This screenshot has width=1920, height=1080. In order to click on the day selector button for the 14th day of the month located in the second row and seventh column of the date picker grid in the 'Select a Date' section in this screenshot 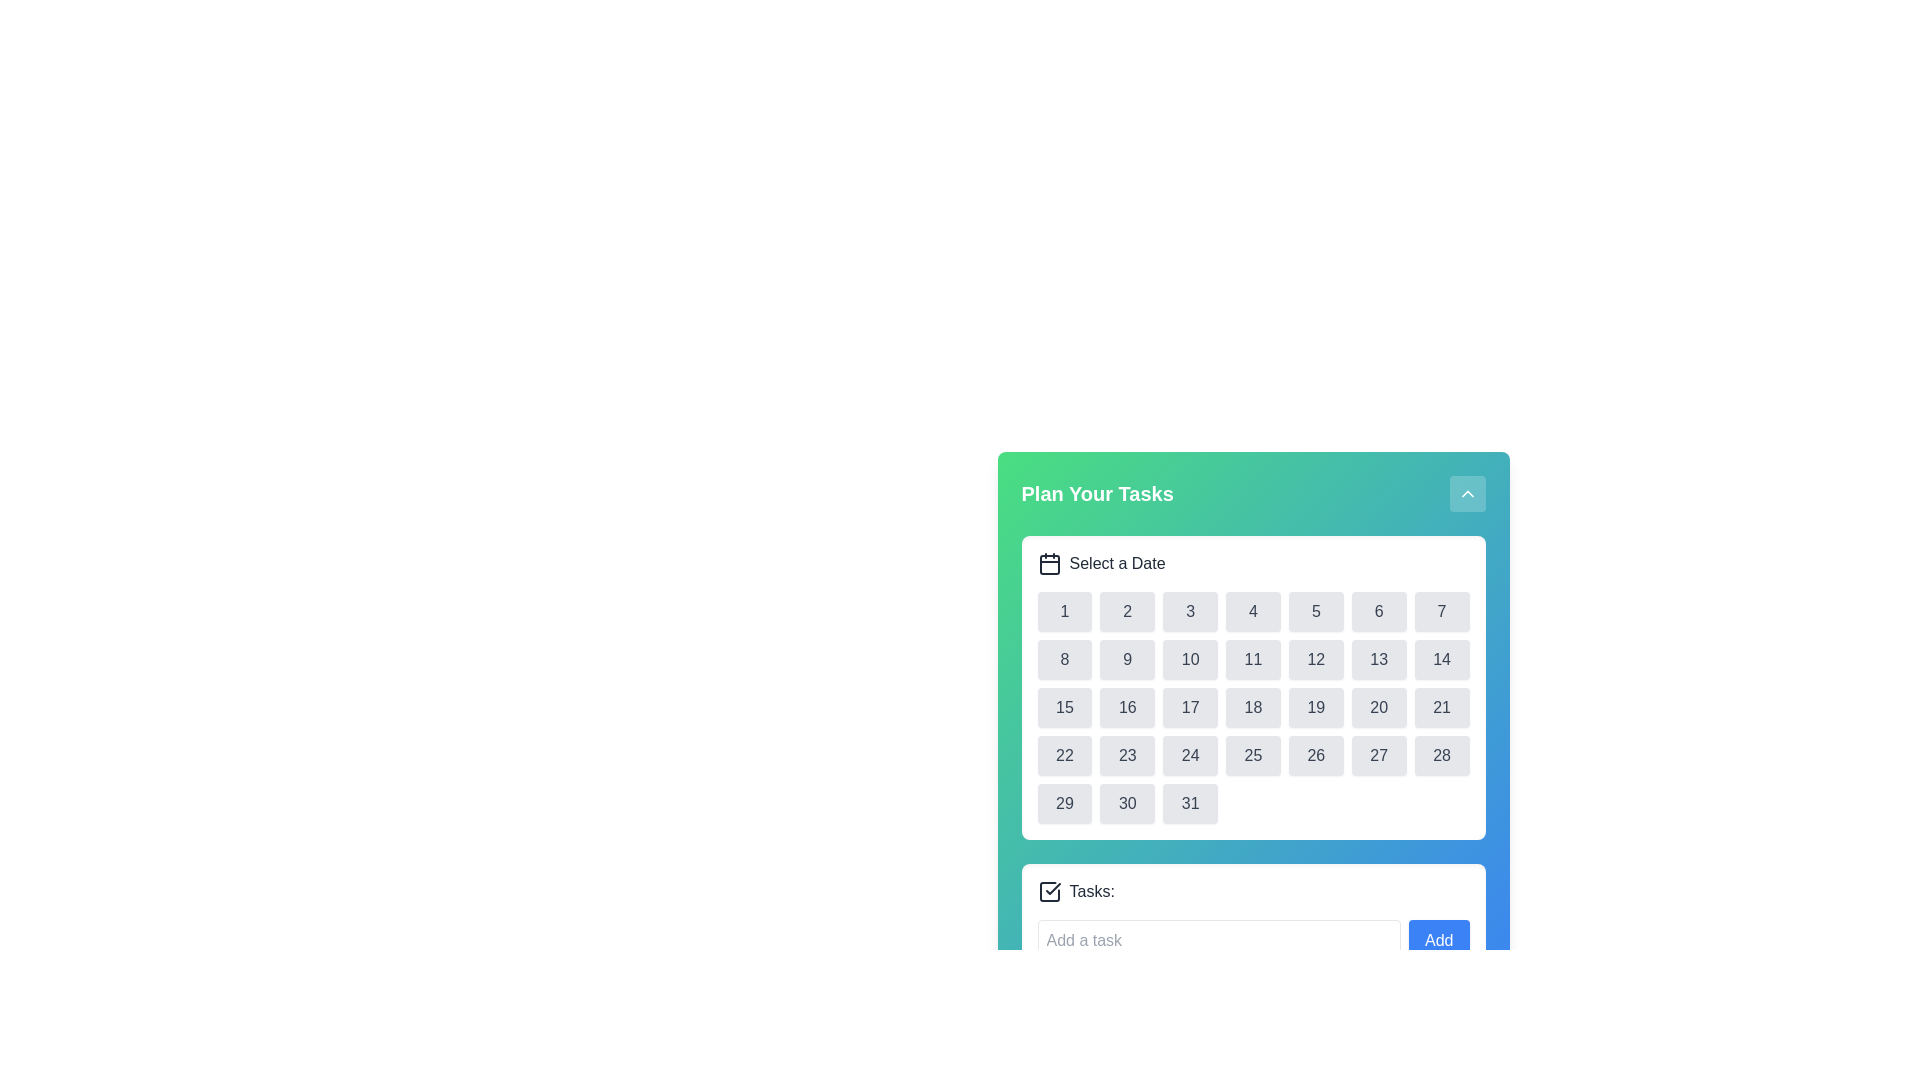, I will do `click(1442, 659)`.